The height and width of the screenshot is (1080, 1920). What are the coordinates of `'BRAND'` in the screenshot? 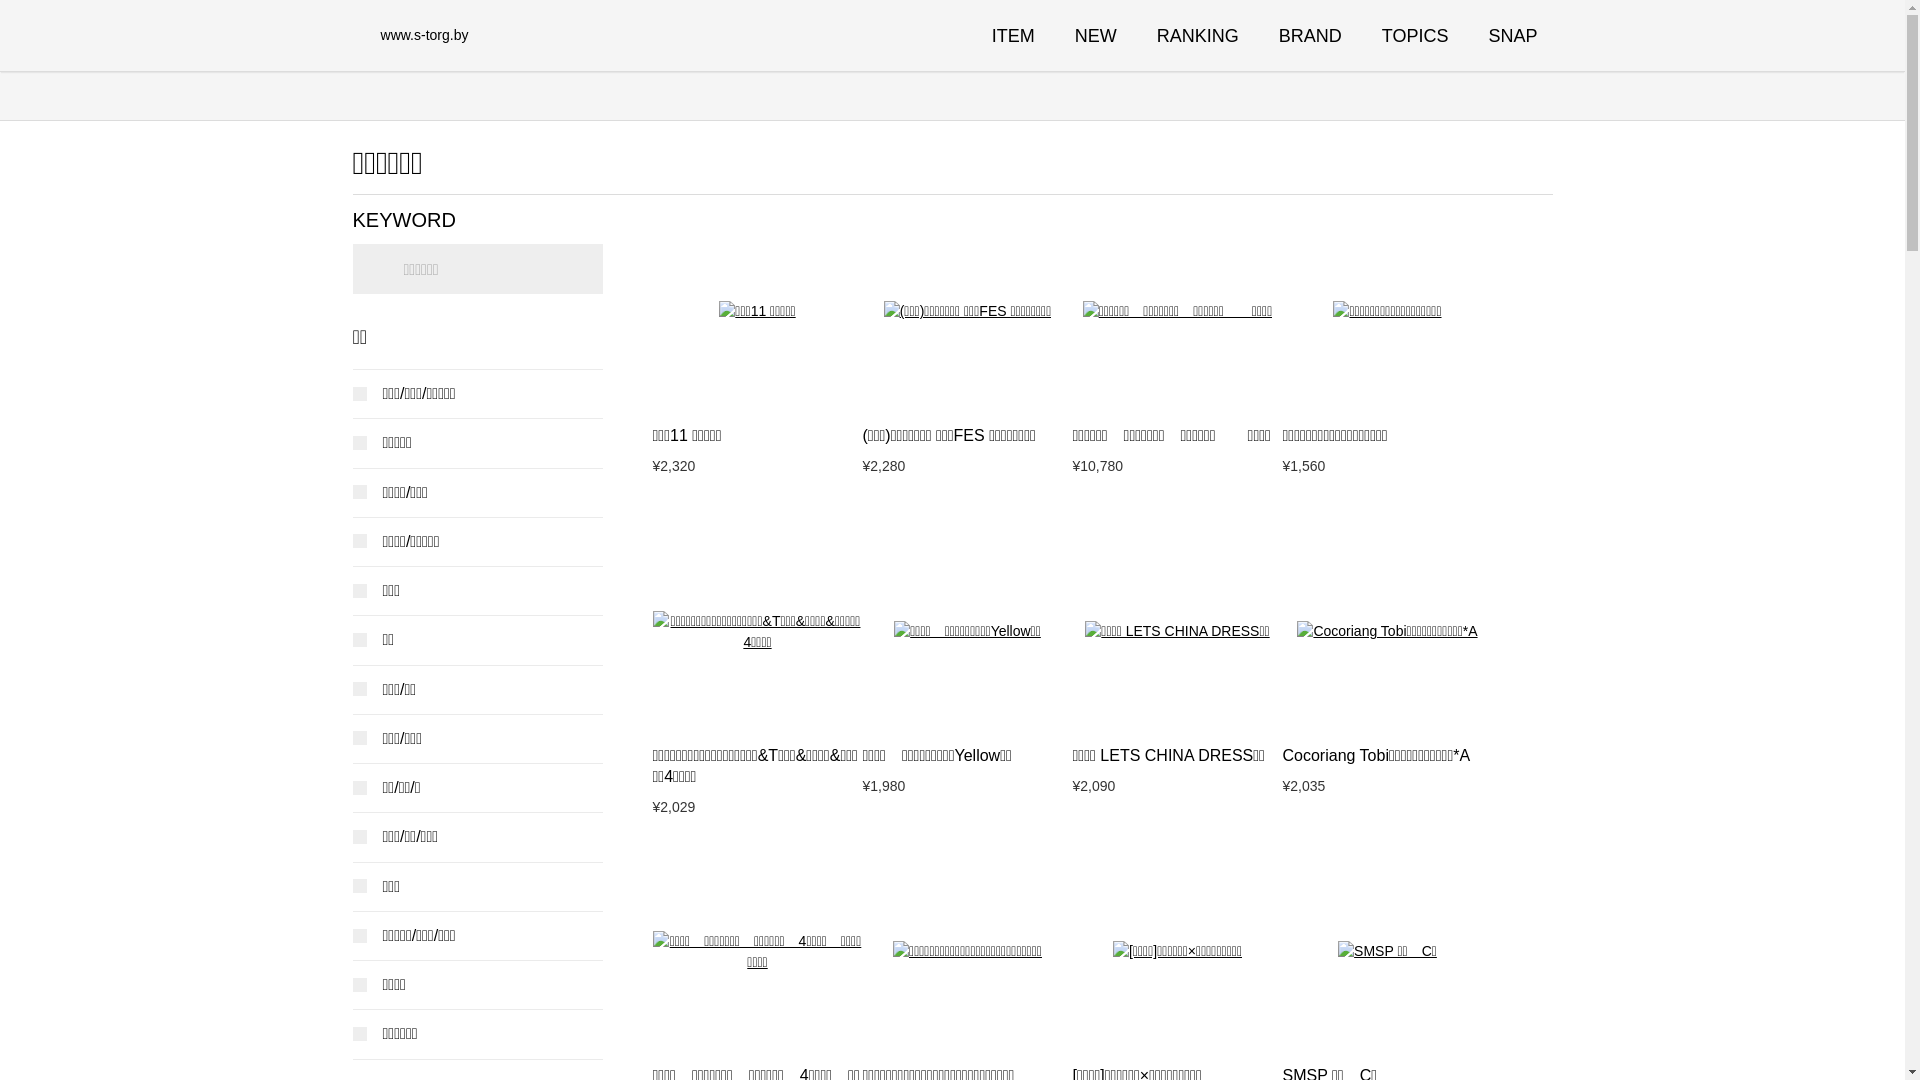 It's located at (1310, 35).